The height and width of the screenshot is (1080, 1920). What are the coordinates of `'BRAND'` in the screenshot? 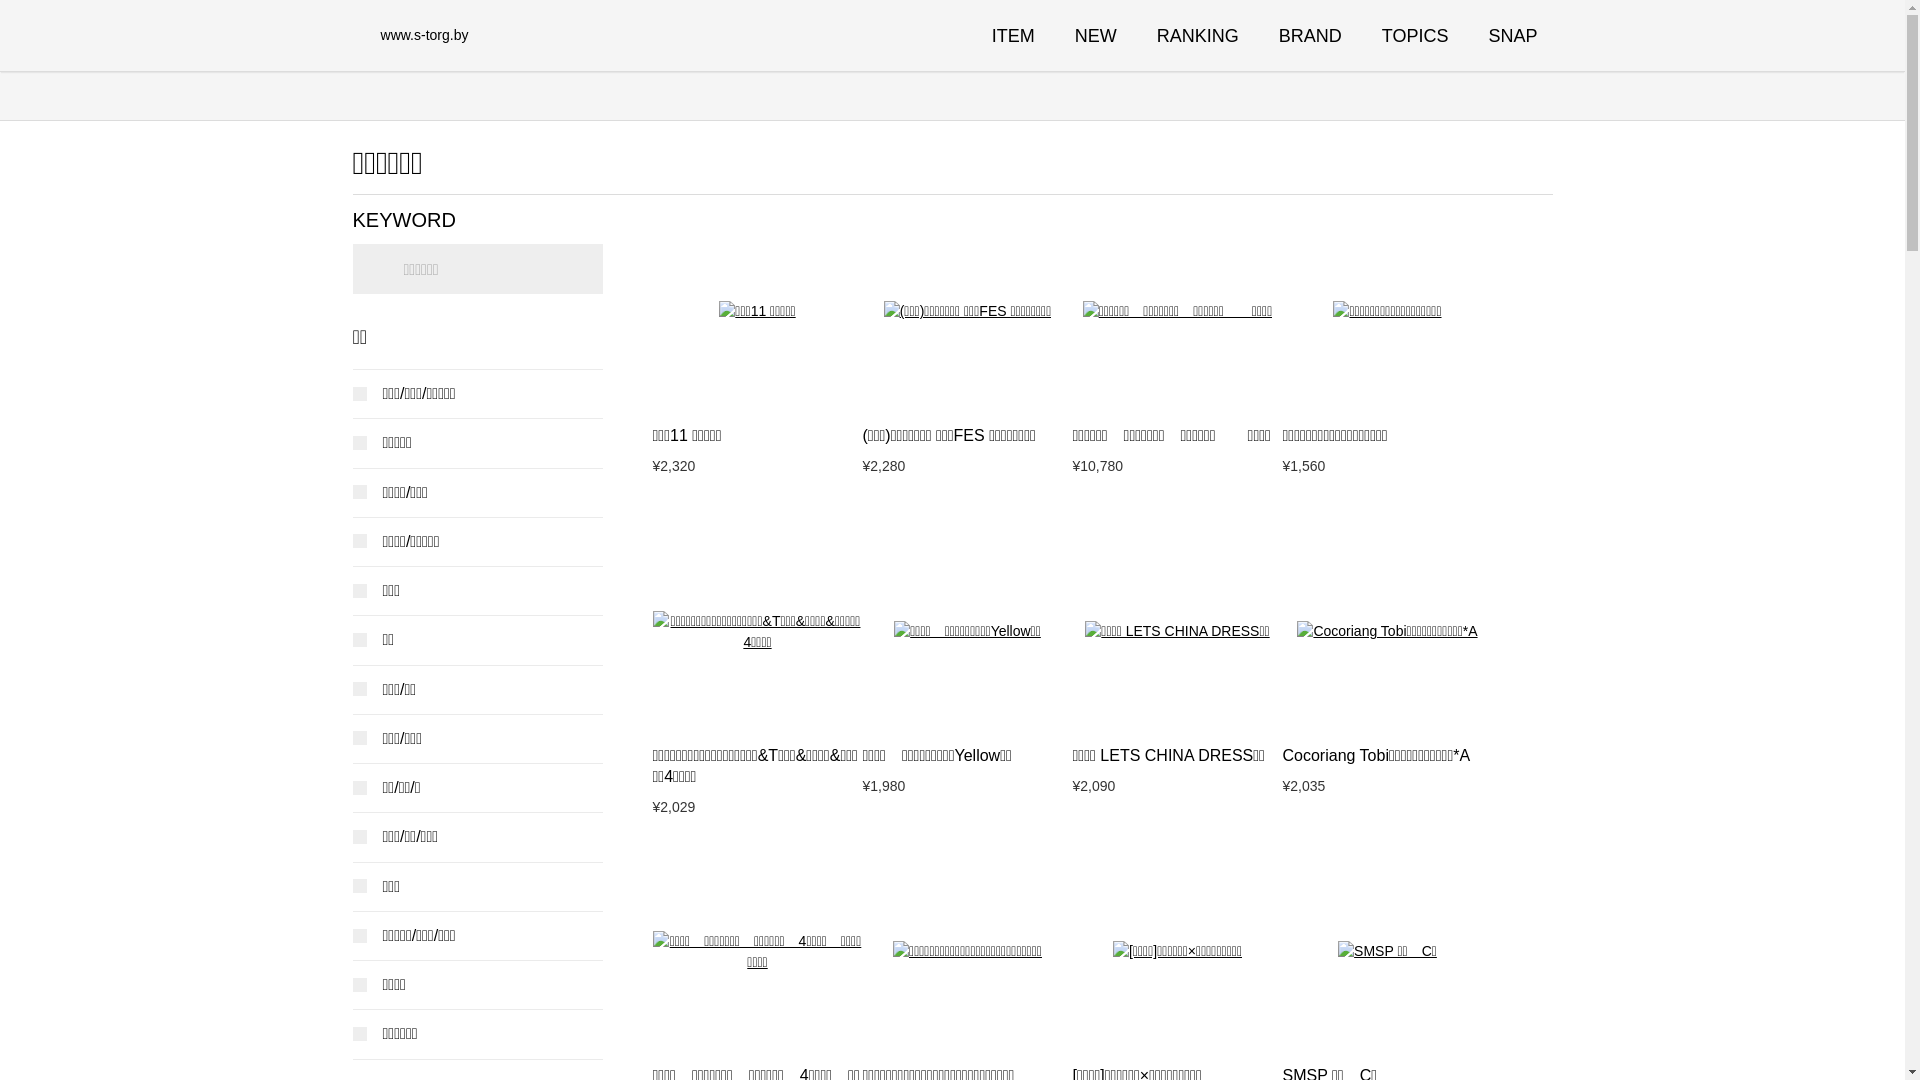 It's located at (1310, 35).